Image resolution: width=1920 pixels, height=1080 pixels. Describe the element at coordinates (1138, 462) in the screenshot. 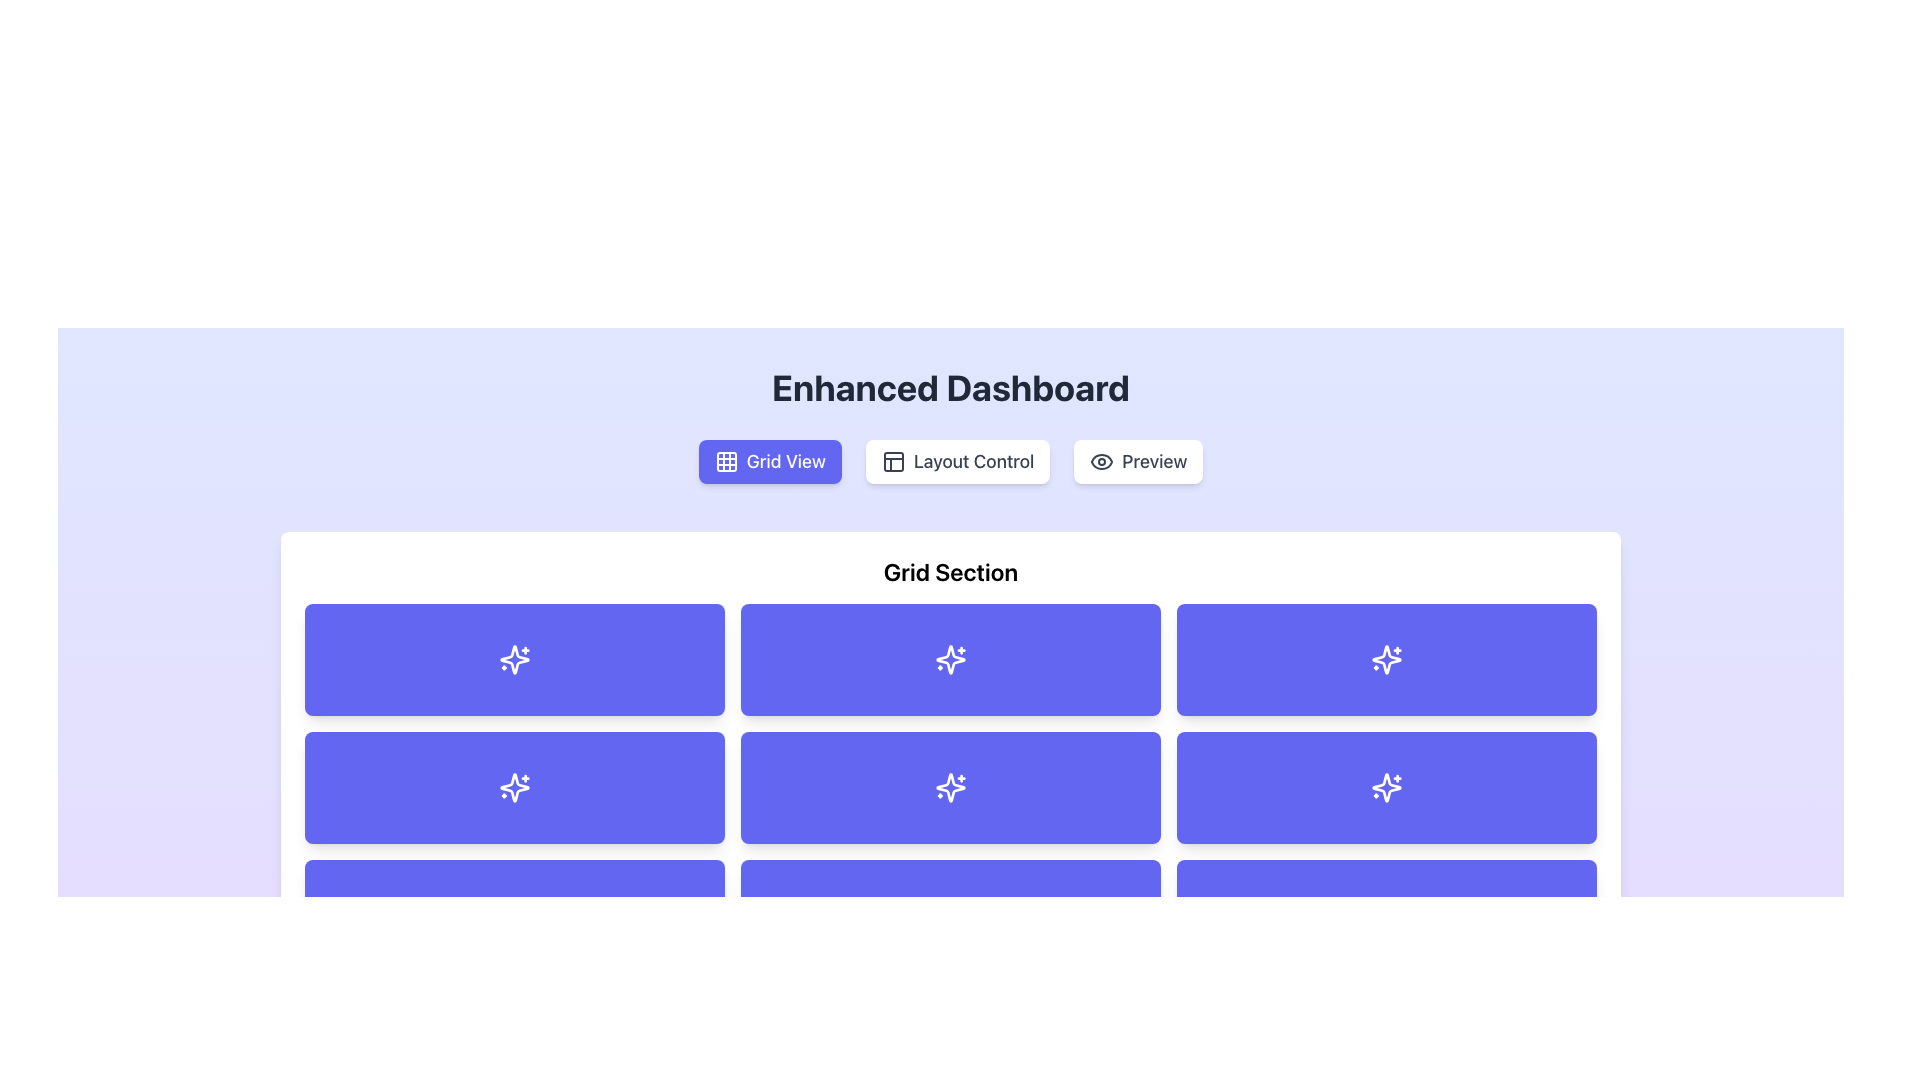

I see `the 'Preview' button, which is a rounded rectangle with a white background and gray text, located to the right of the 'Grid View' and 'Layout Control' buttons` at that location.